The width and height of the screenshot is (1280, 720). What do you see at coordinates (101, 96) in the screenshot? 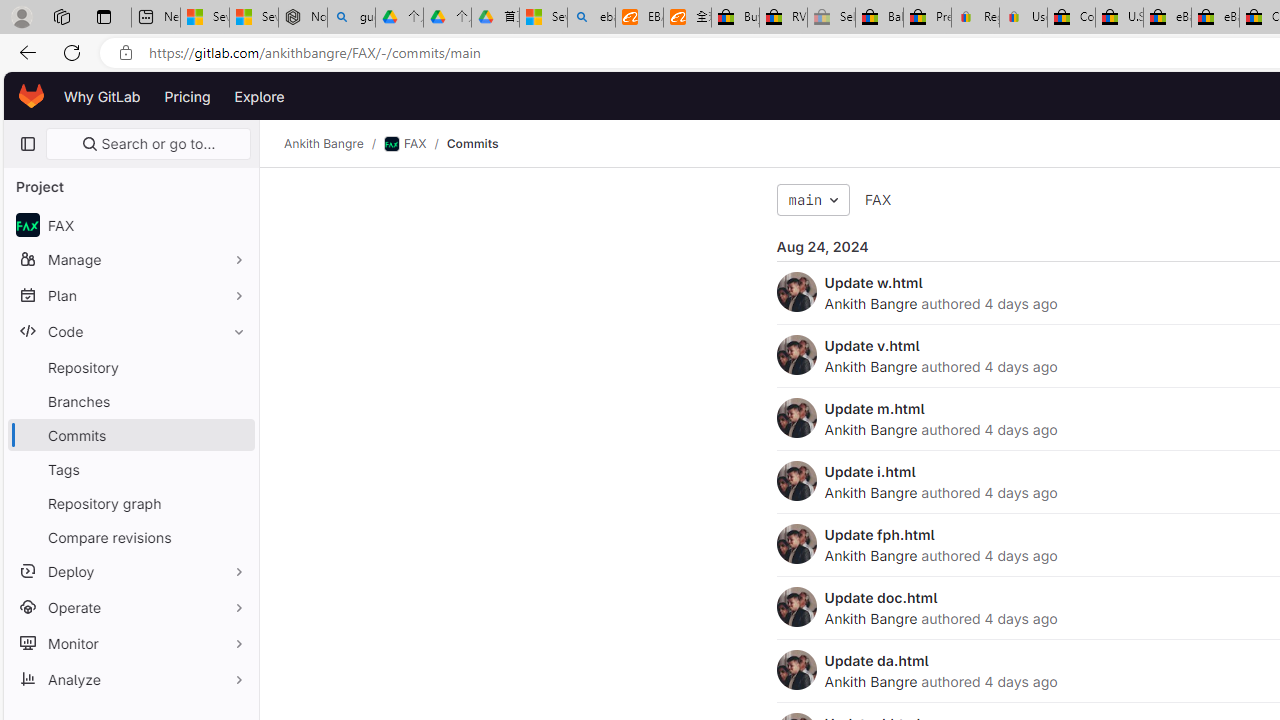
I see `'Why GitLab'` at bounding box center [101, 96].